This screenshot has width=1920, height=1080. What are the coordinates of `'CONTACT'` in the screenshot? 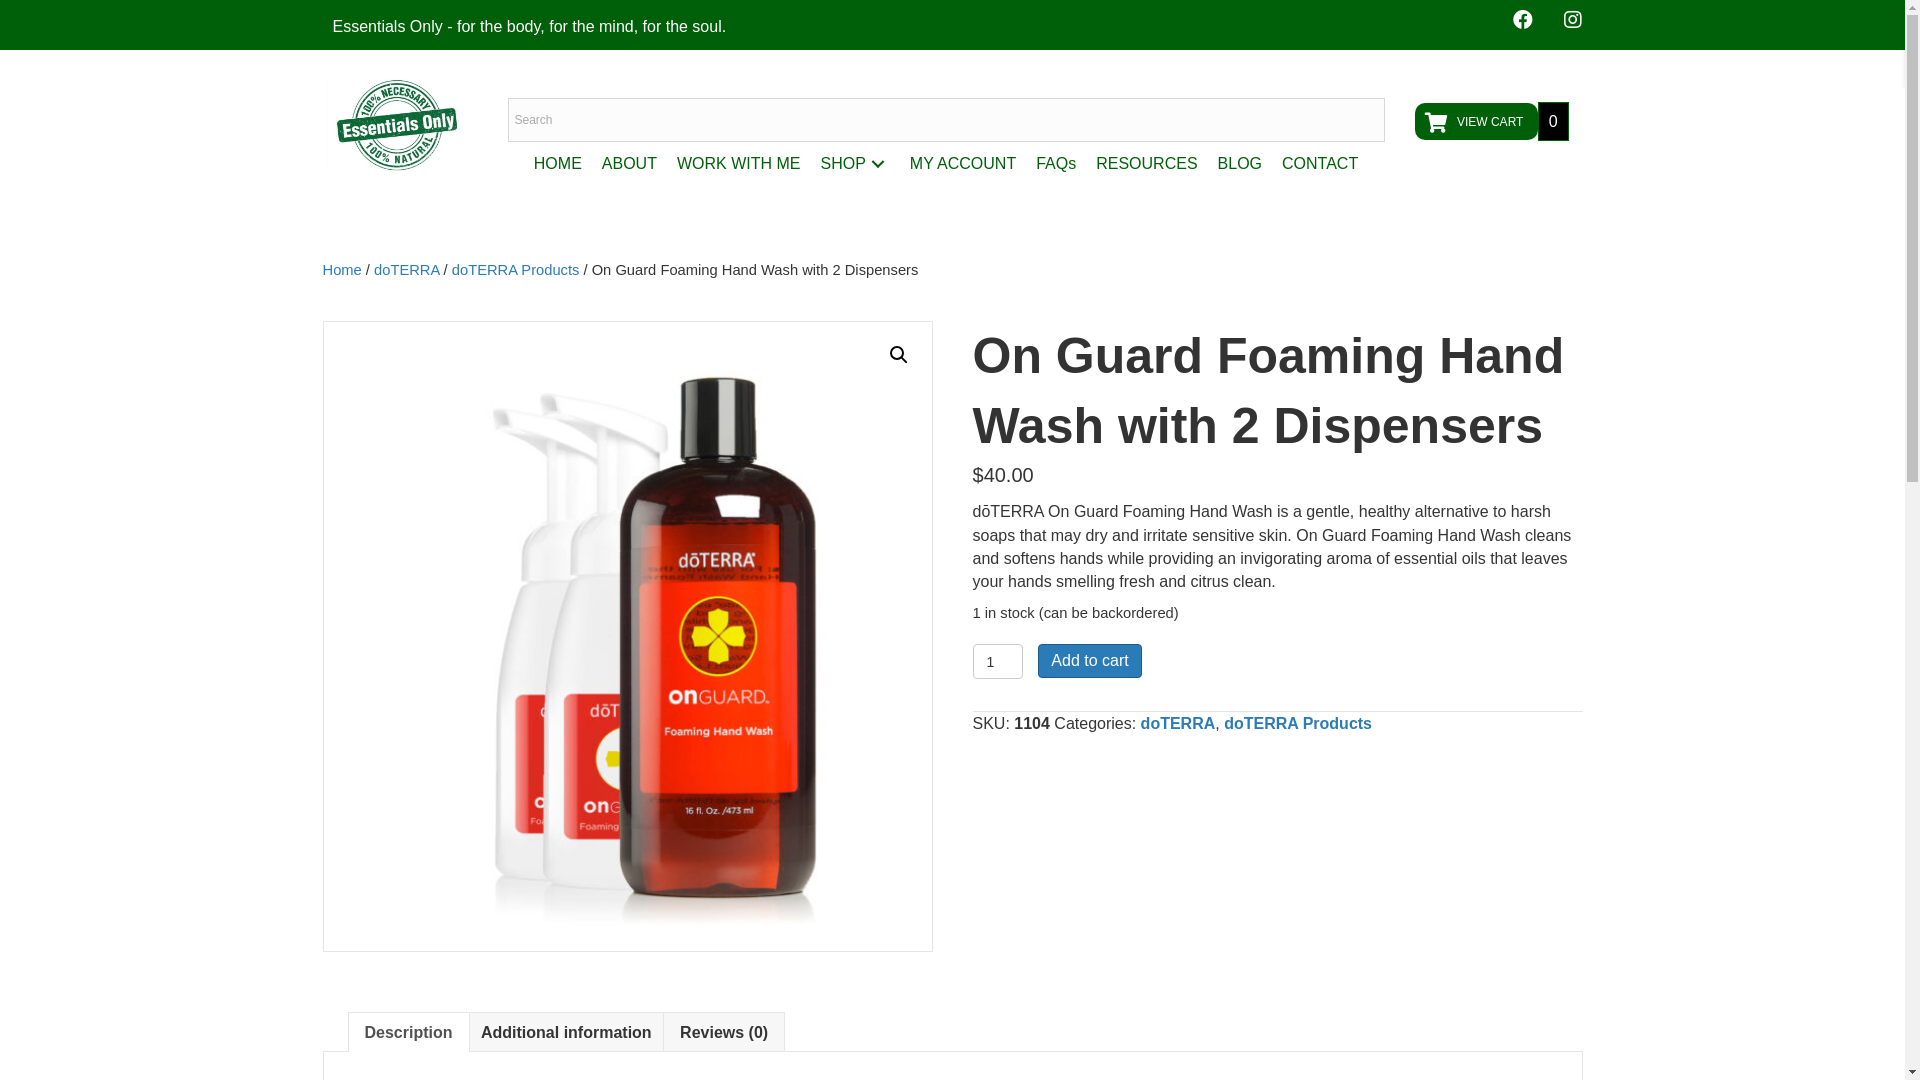 It's located at (1320, 162).